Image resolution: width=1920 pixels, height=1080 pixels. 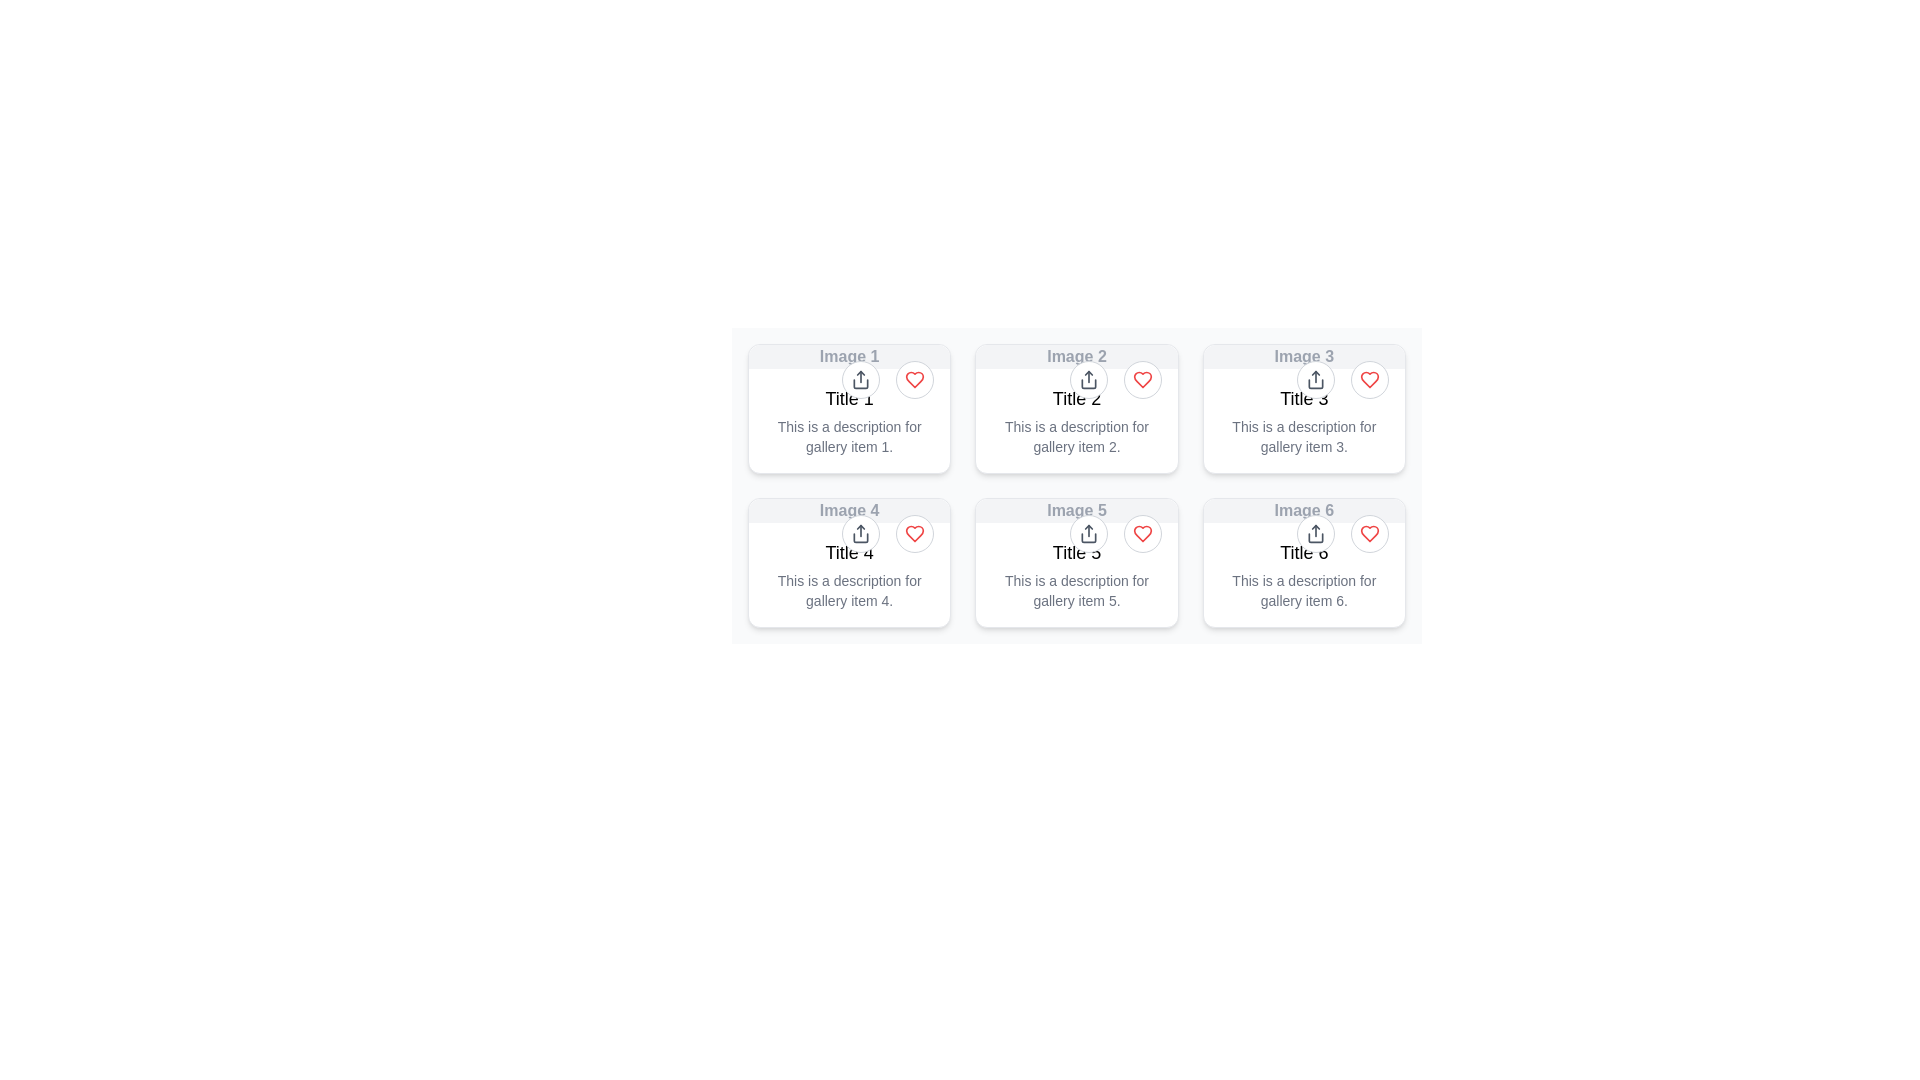 What do you see at coordinates (1075, 419) in the screenshot?
I see `the central text area of the second card in the top row, which contains the title 'Title 2' and the description 'This is a description for gallery item 2.'` at bounding box center [1075, 419].